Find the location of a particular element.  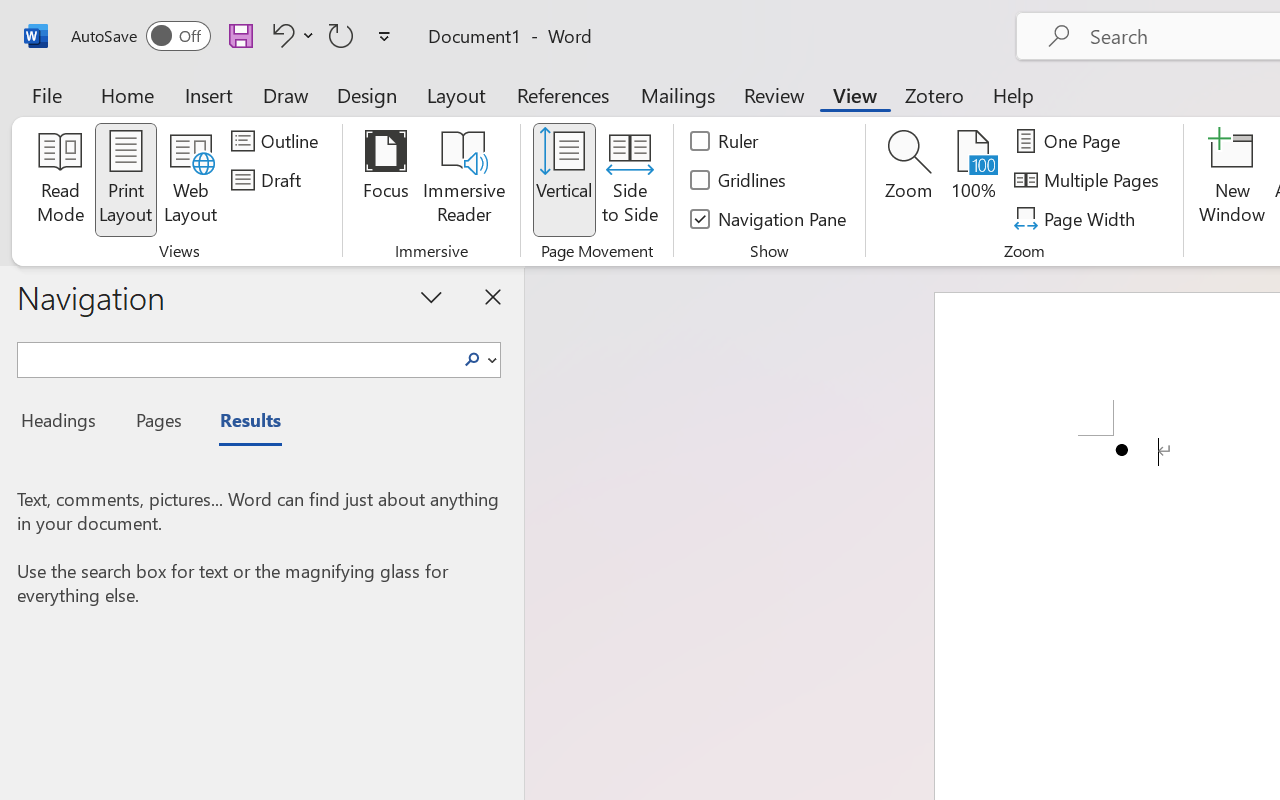

'Ruler' is located at coordinates (724, 141).